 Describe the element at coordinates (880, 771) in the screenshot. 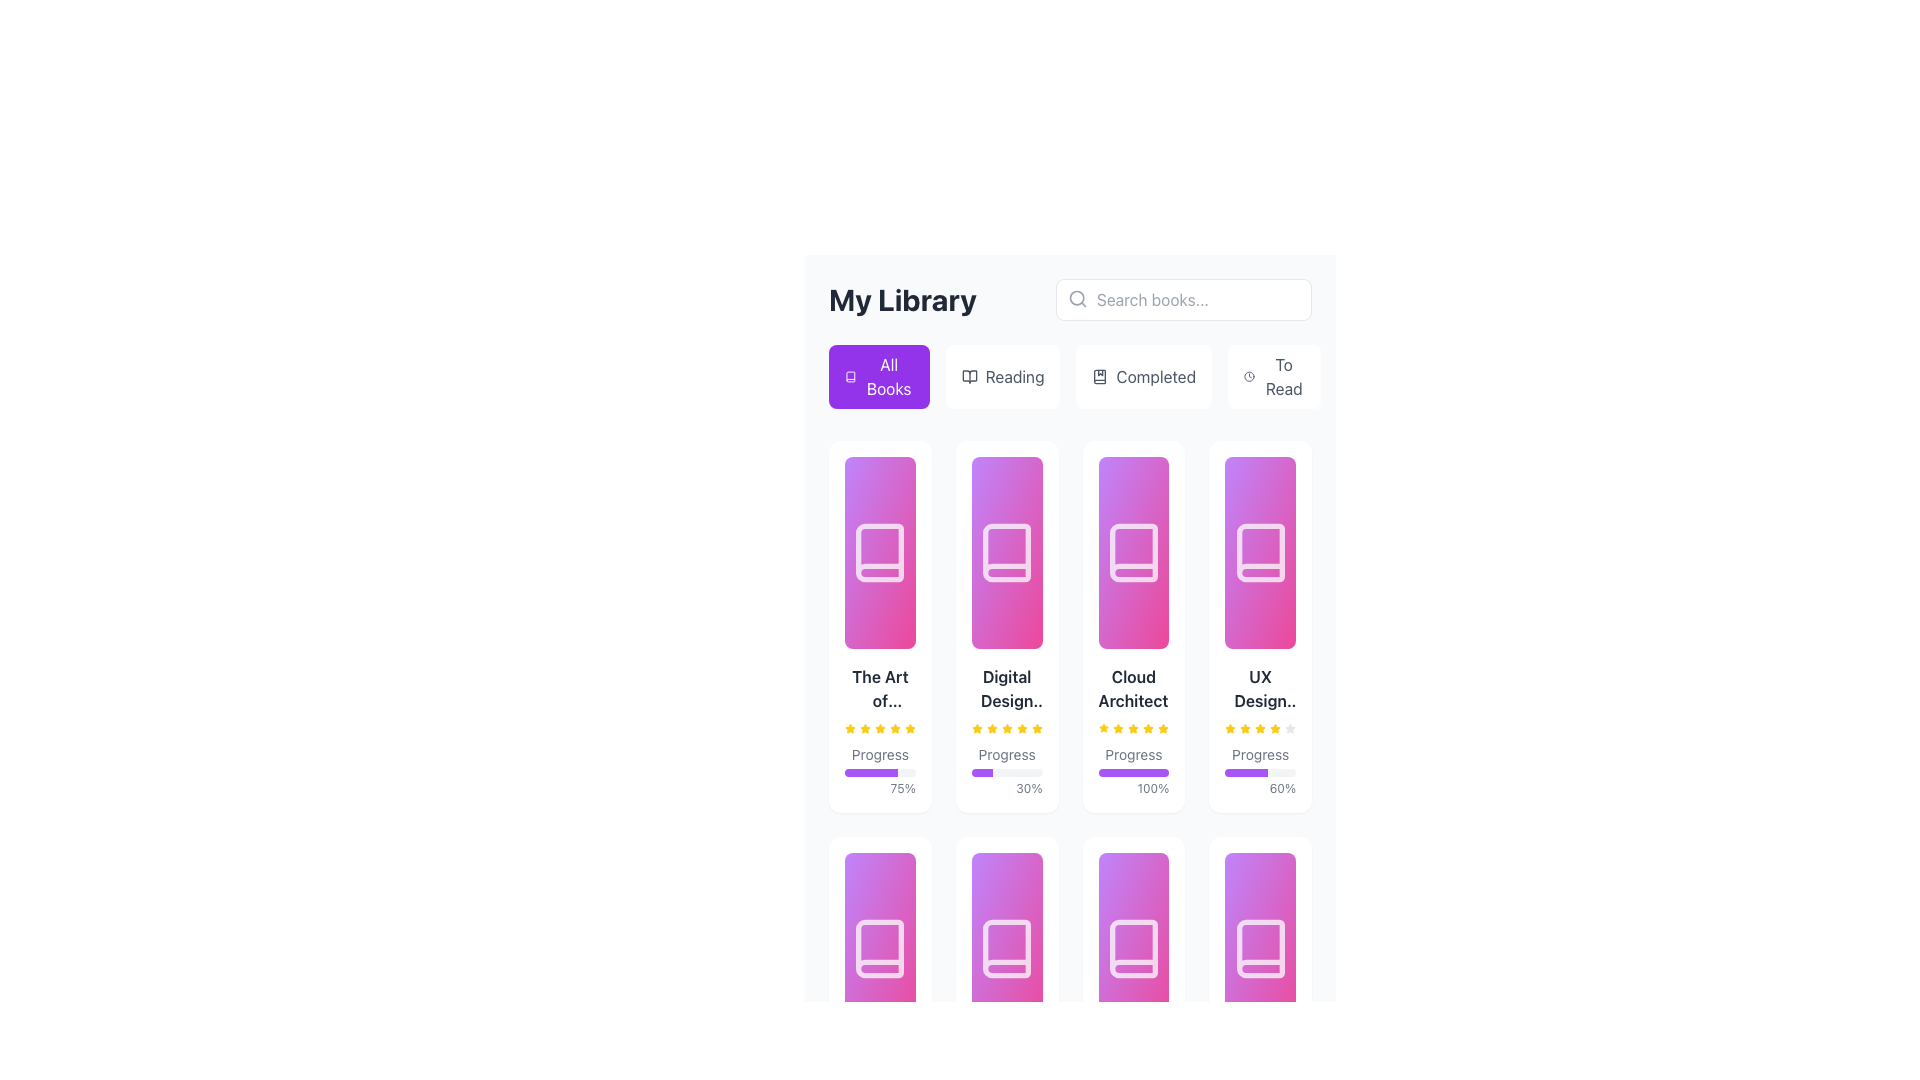

I see `the horizontal progress bar styled as a thin, rounded rectangle, which is partially filled with purple color and located beneath the 'Progress' label` at that location.